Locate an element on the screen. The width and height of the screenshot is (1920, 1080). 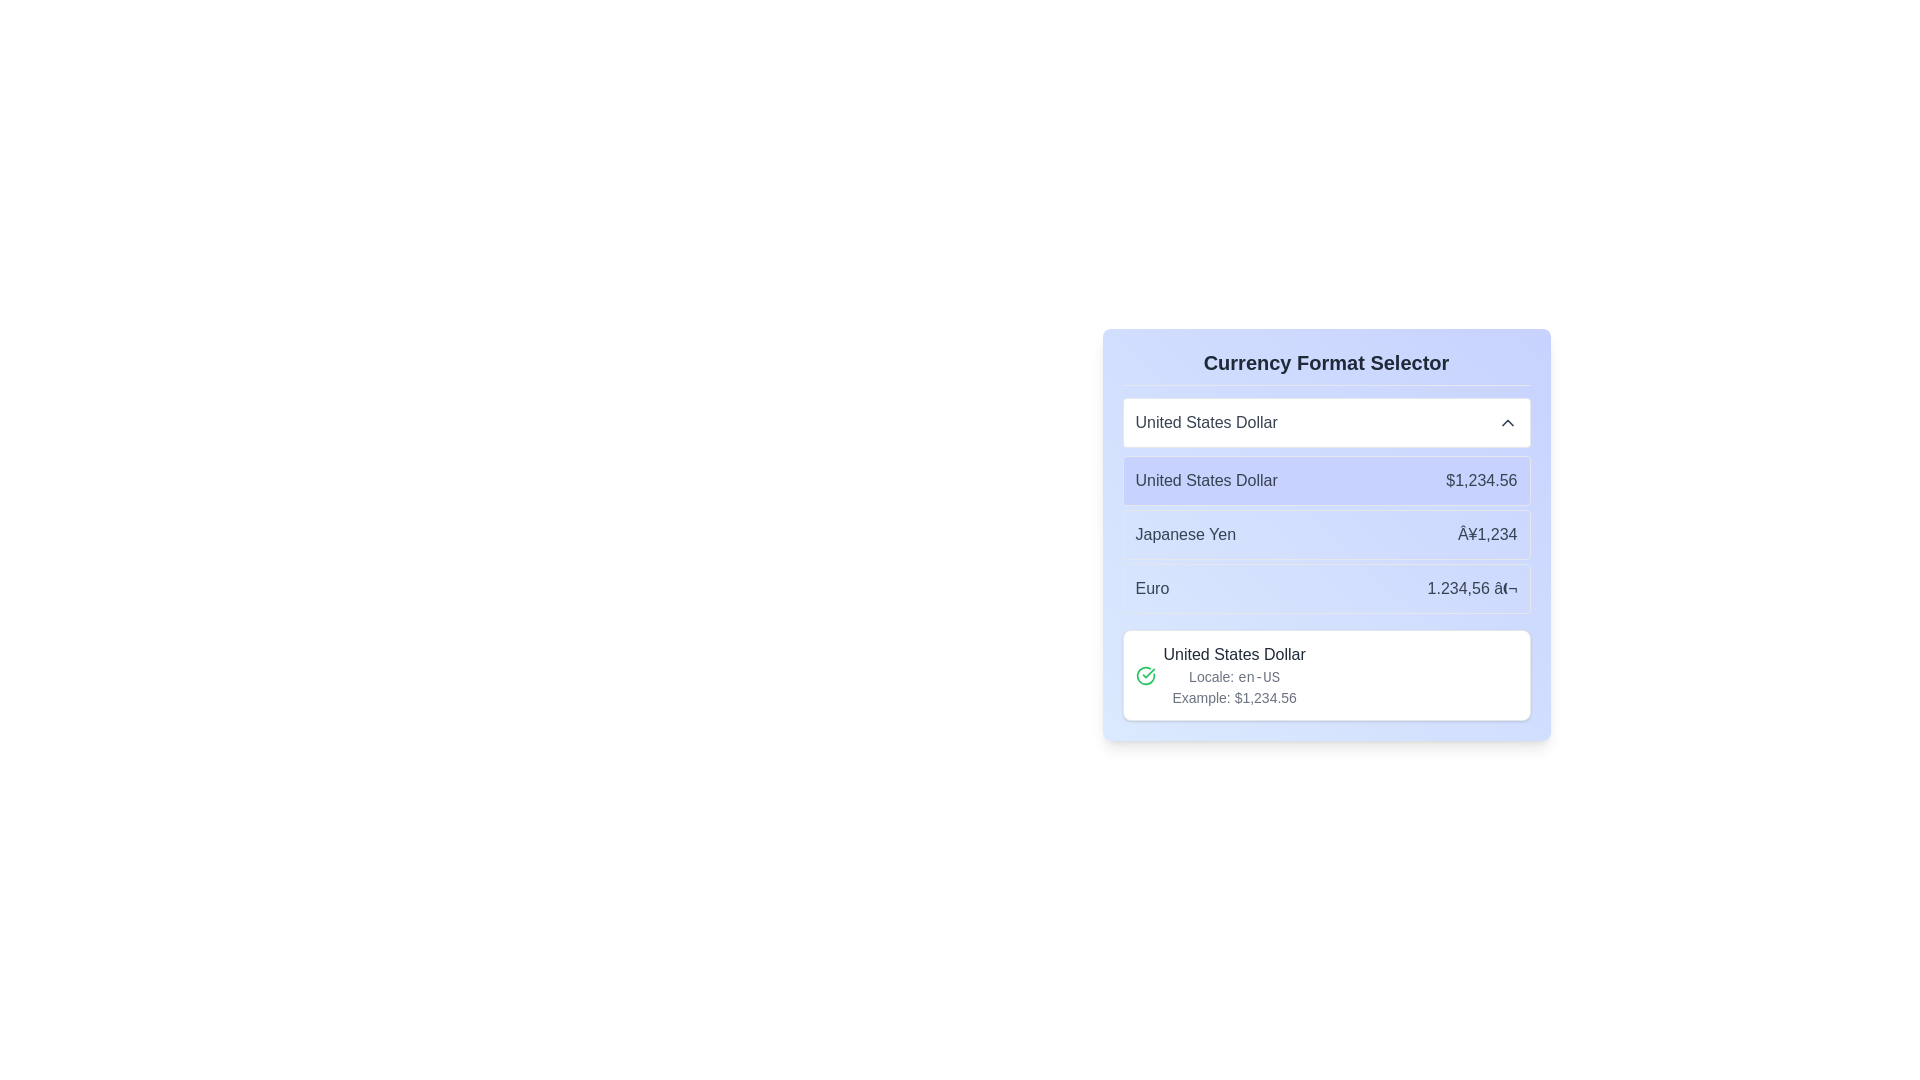
the static text label displaying 'en-US' which indicates the locale settings for currency format, located to the right of the 'Locale:' label is located at coordinates (1258, 677).